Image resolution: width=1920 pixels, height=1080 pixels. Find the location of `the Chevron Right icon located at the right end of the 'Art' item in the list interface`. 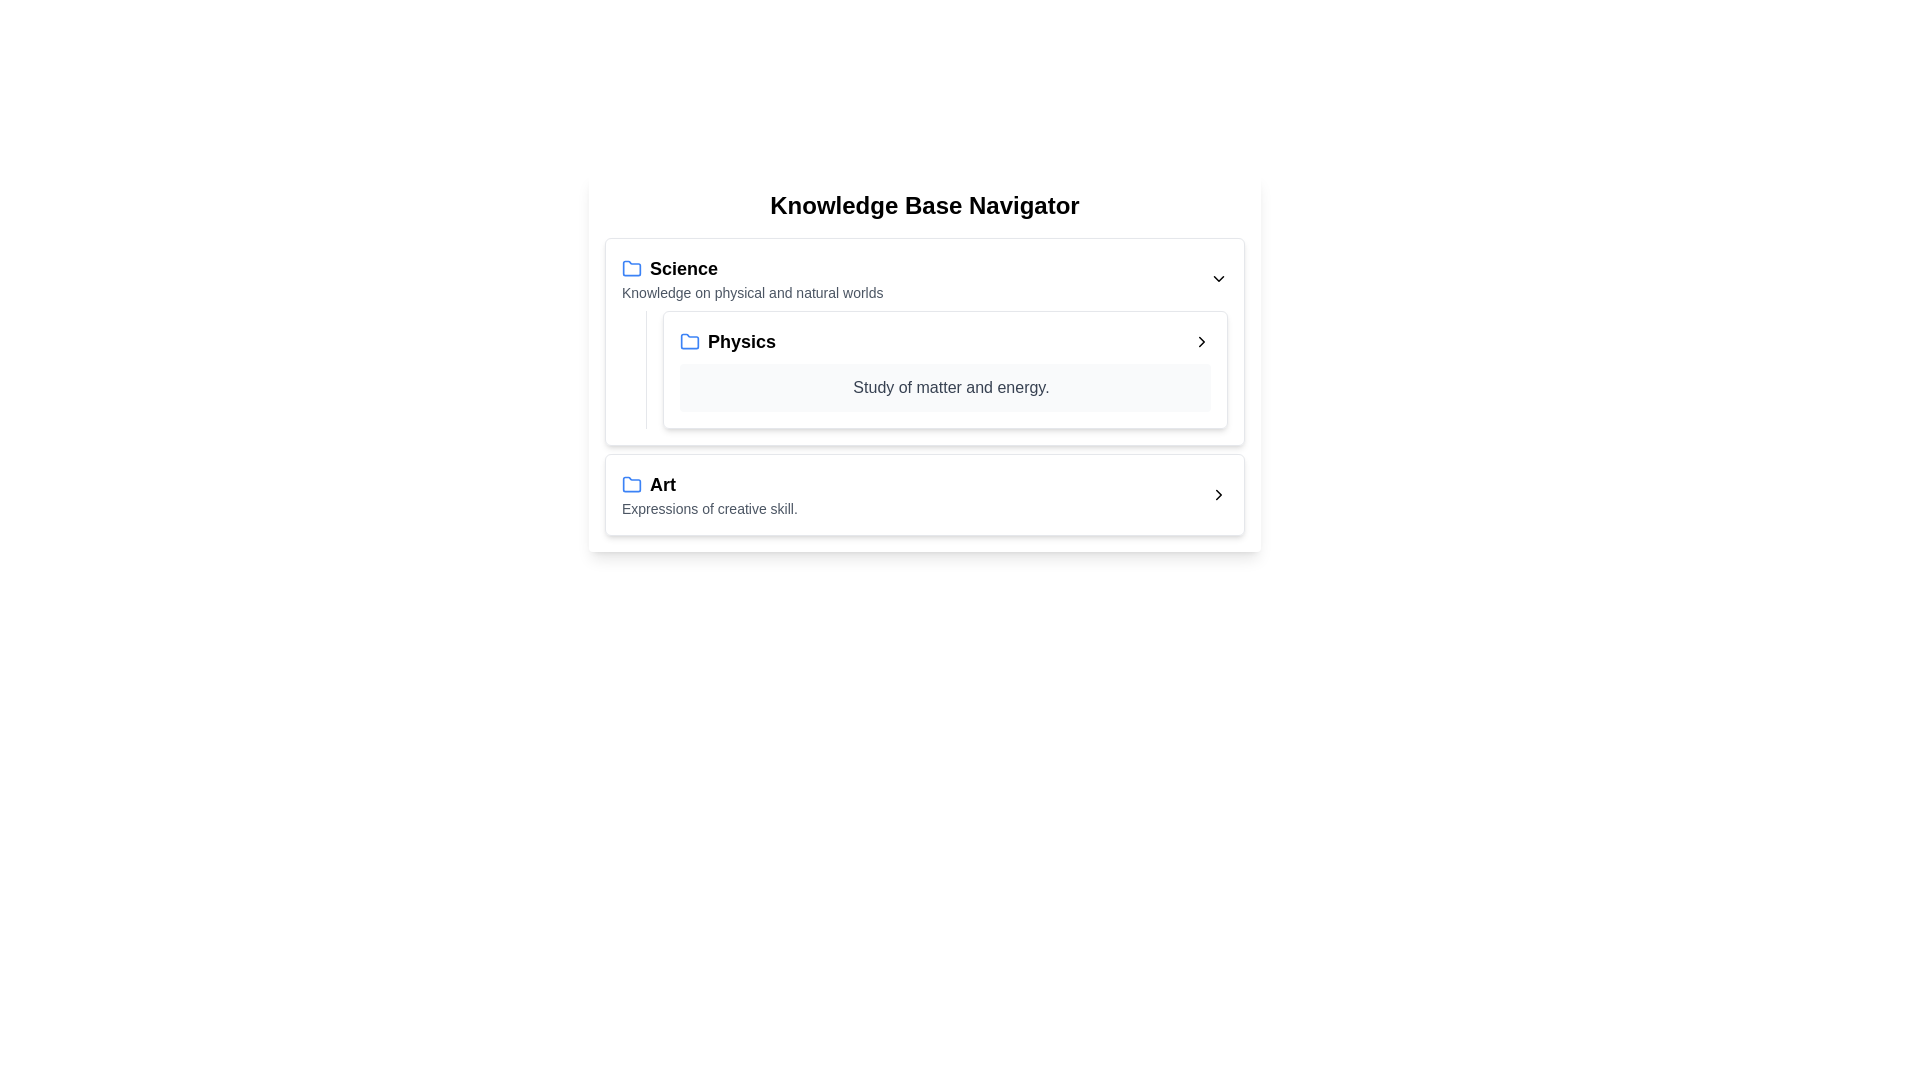

the Chevron Right icon located at the right end of the 'Art' item in the list interface is located at coordinates (1218, 494).